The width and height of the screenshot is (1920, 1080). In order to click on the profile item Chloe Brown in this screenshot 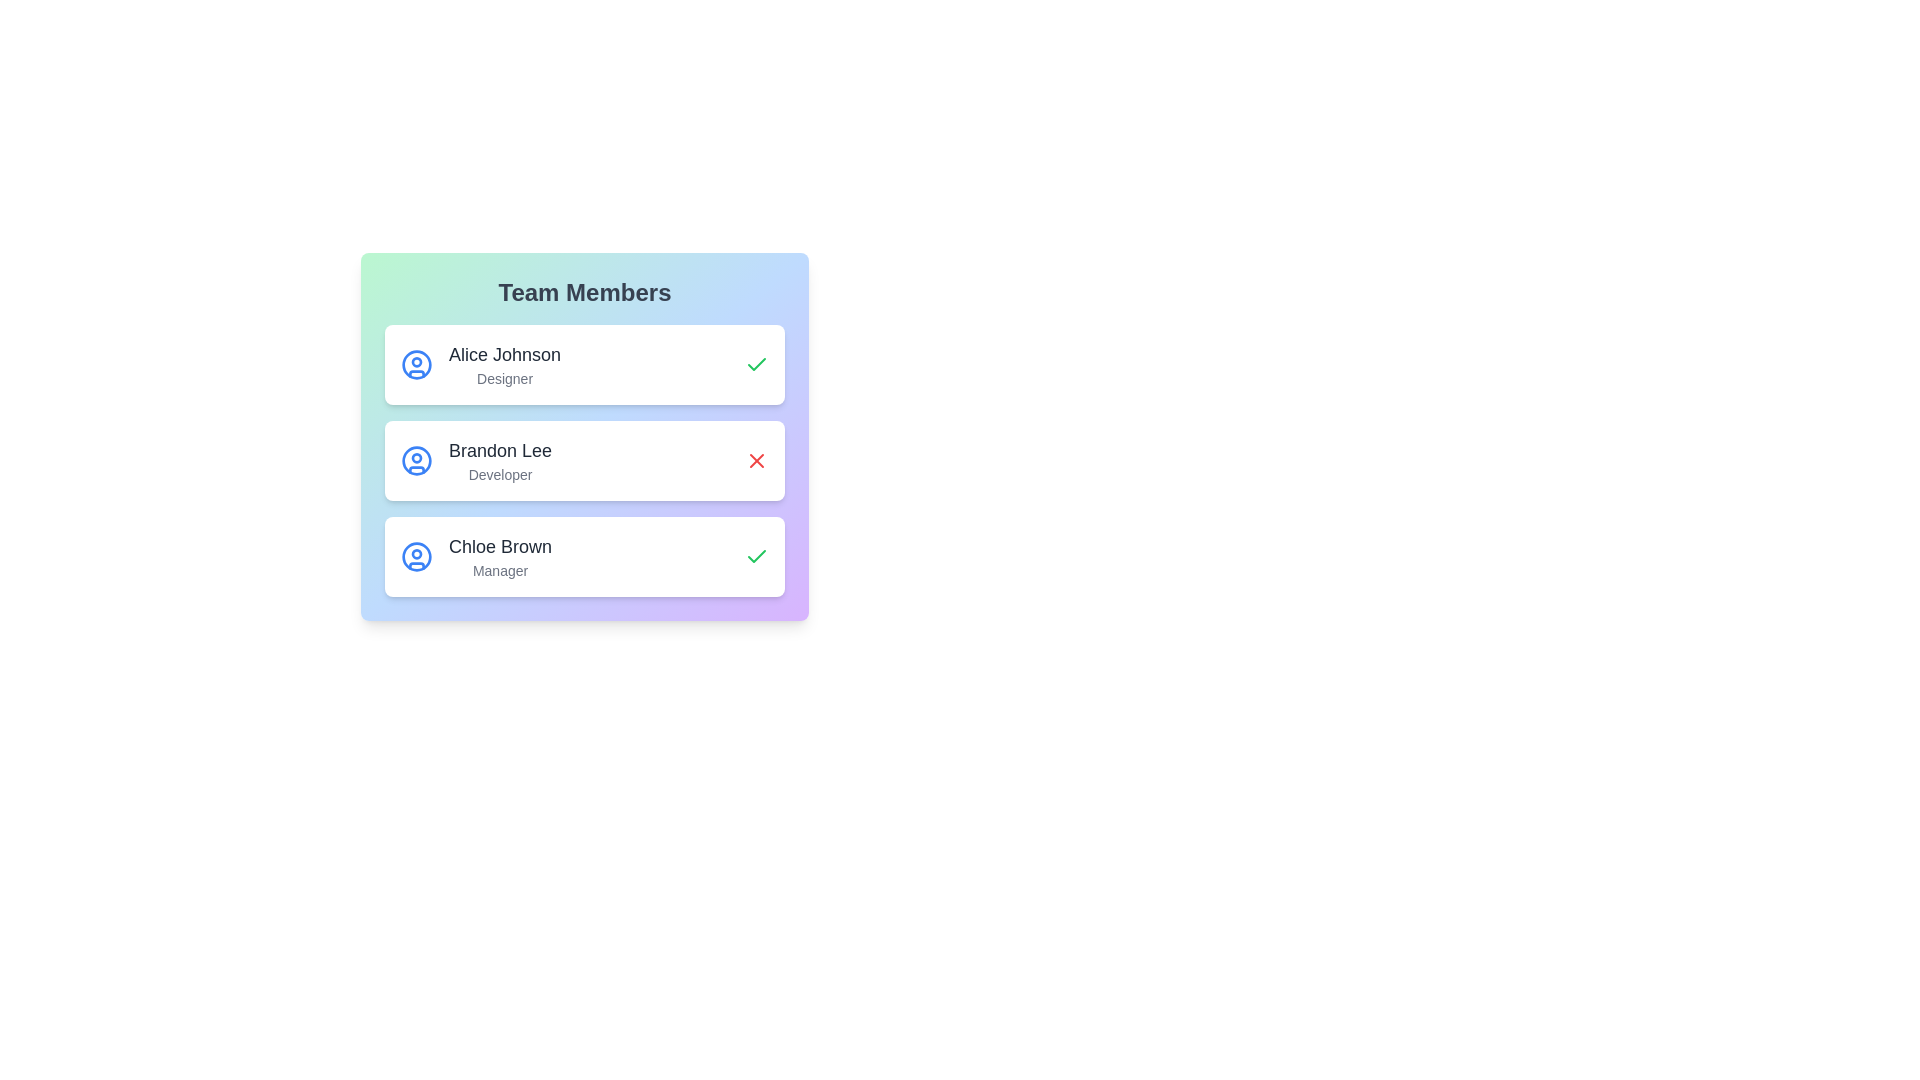, I will do `click(584, 556)`.